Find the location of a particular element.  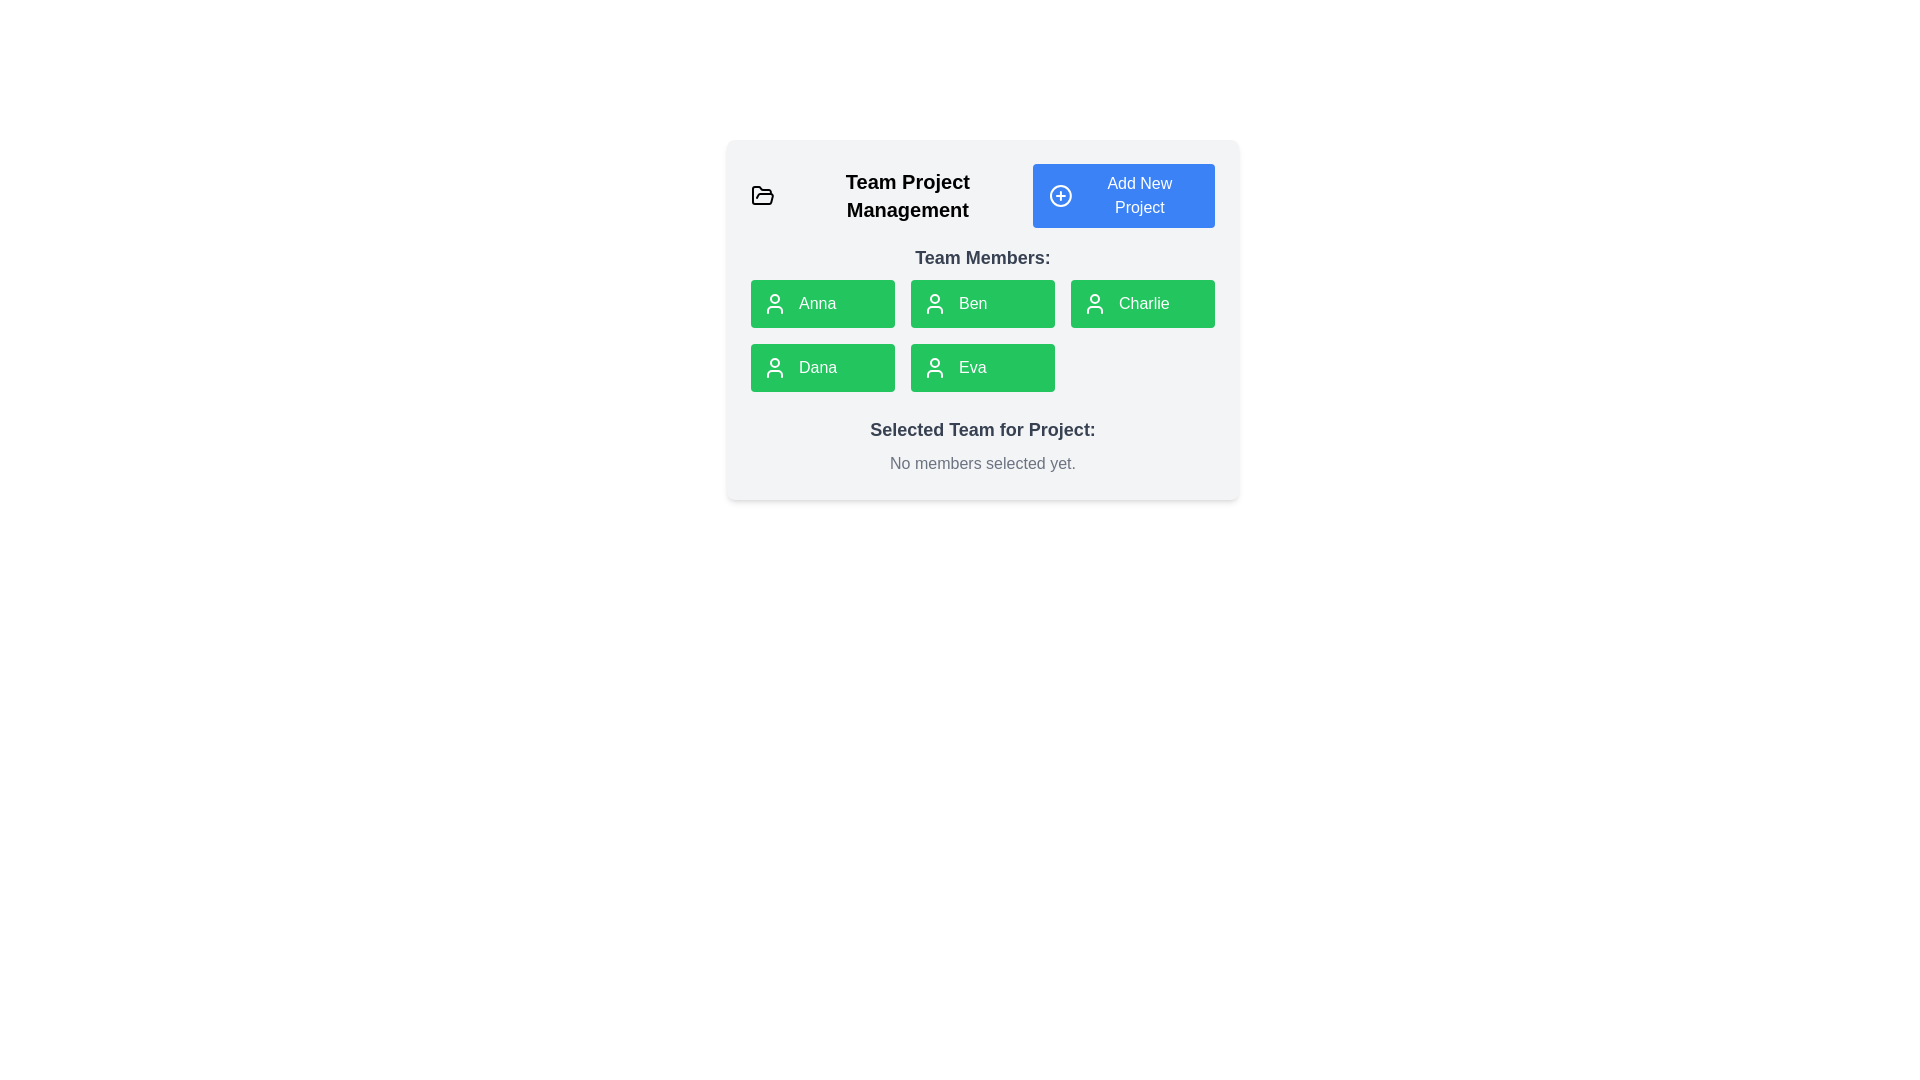

the button used to initiate the creation of a new project, located on the right side of the 'Team Project Management' header to change its visual state is located at coordinates (1123, 196).